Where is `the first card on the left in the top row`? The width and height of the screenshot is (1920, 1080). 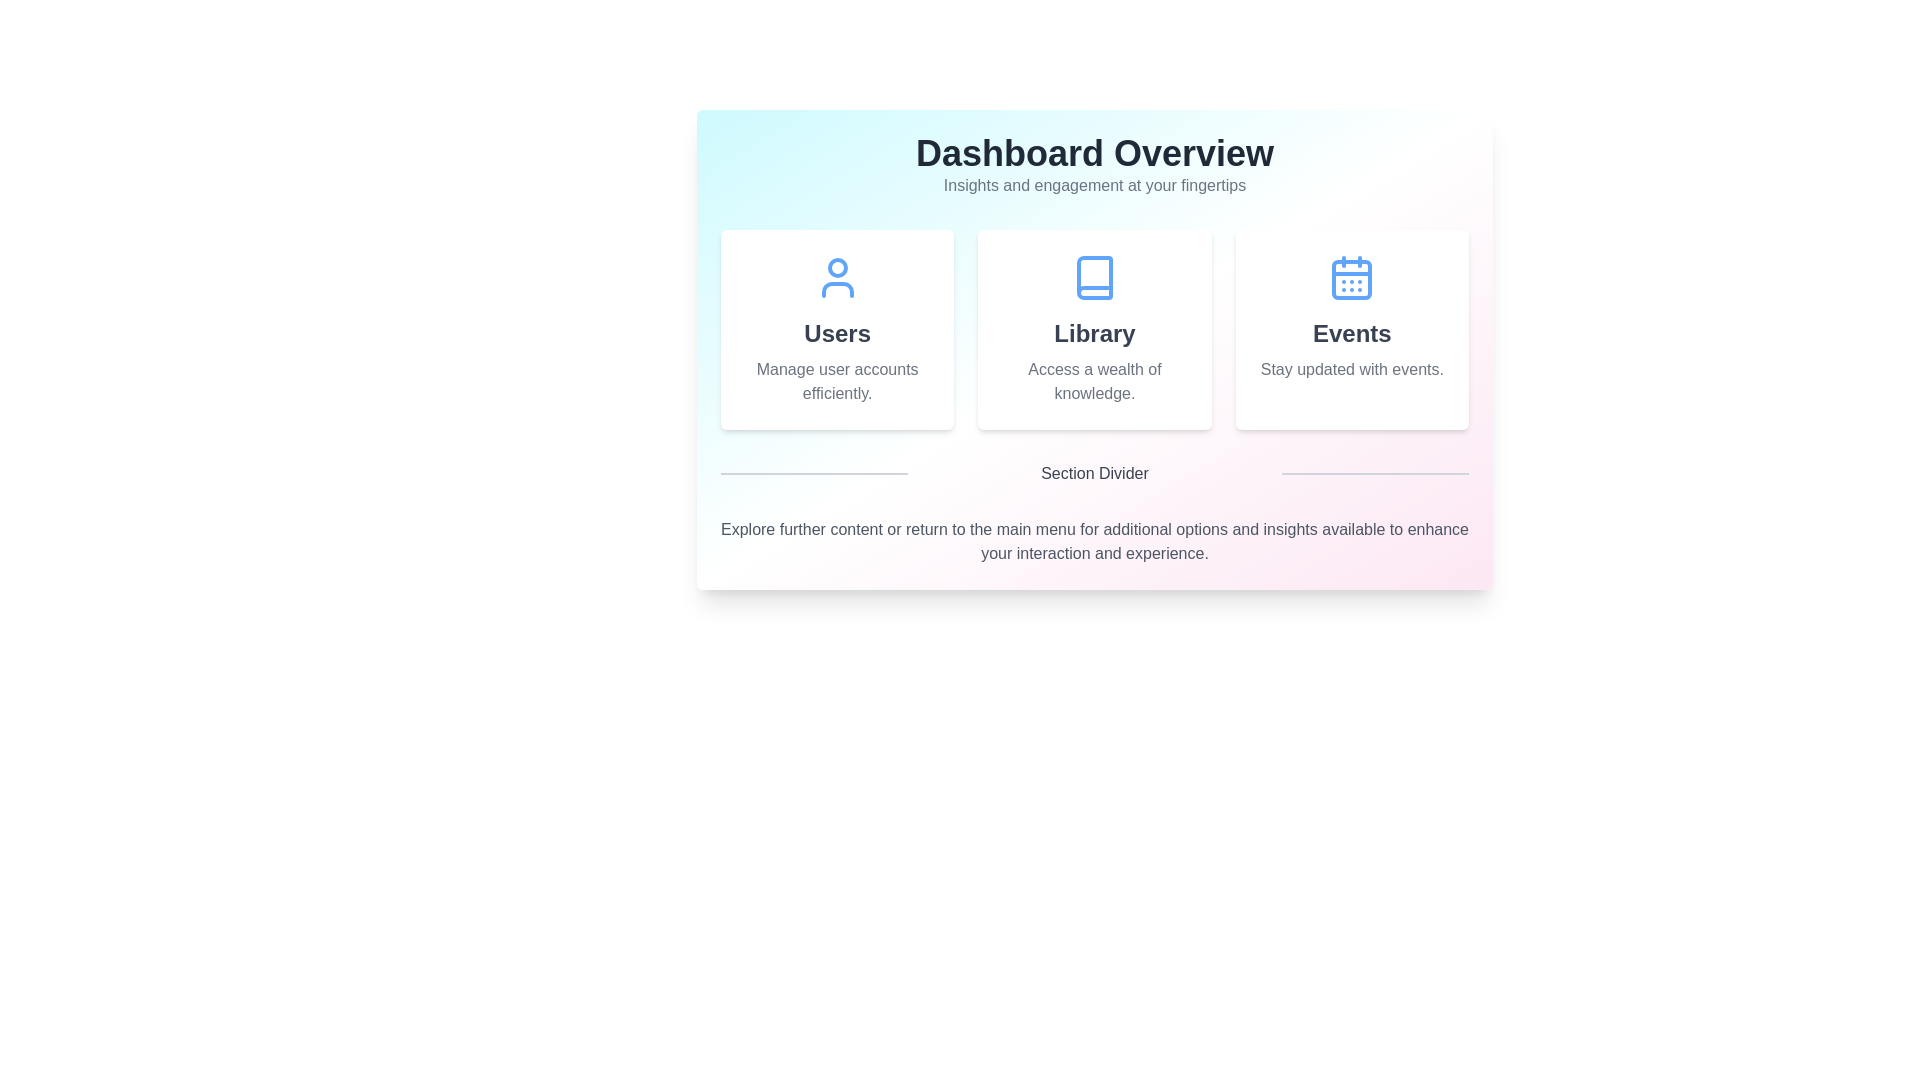 the first card on the left in the top row is located at coordinates (837, 329).